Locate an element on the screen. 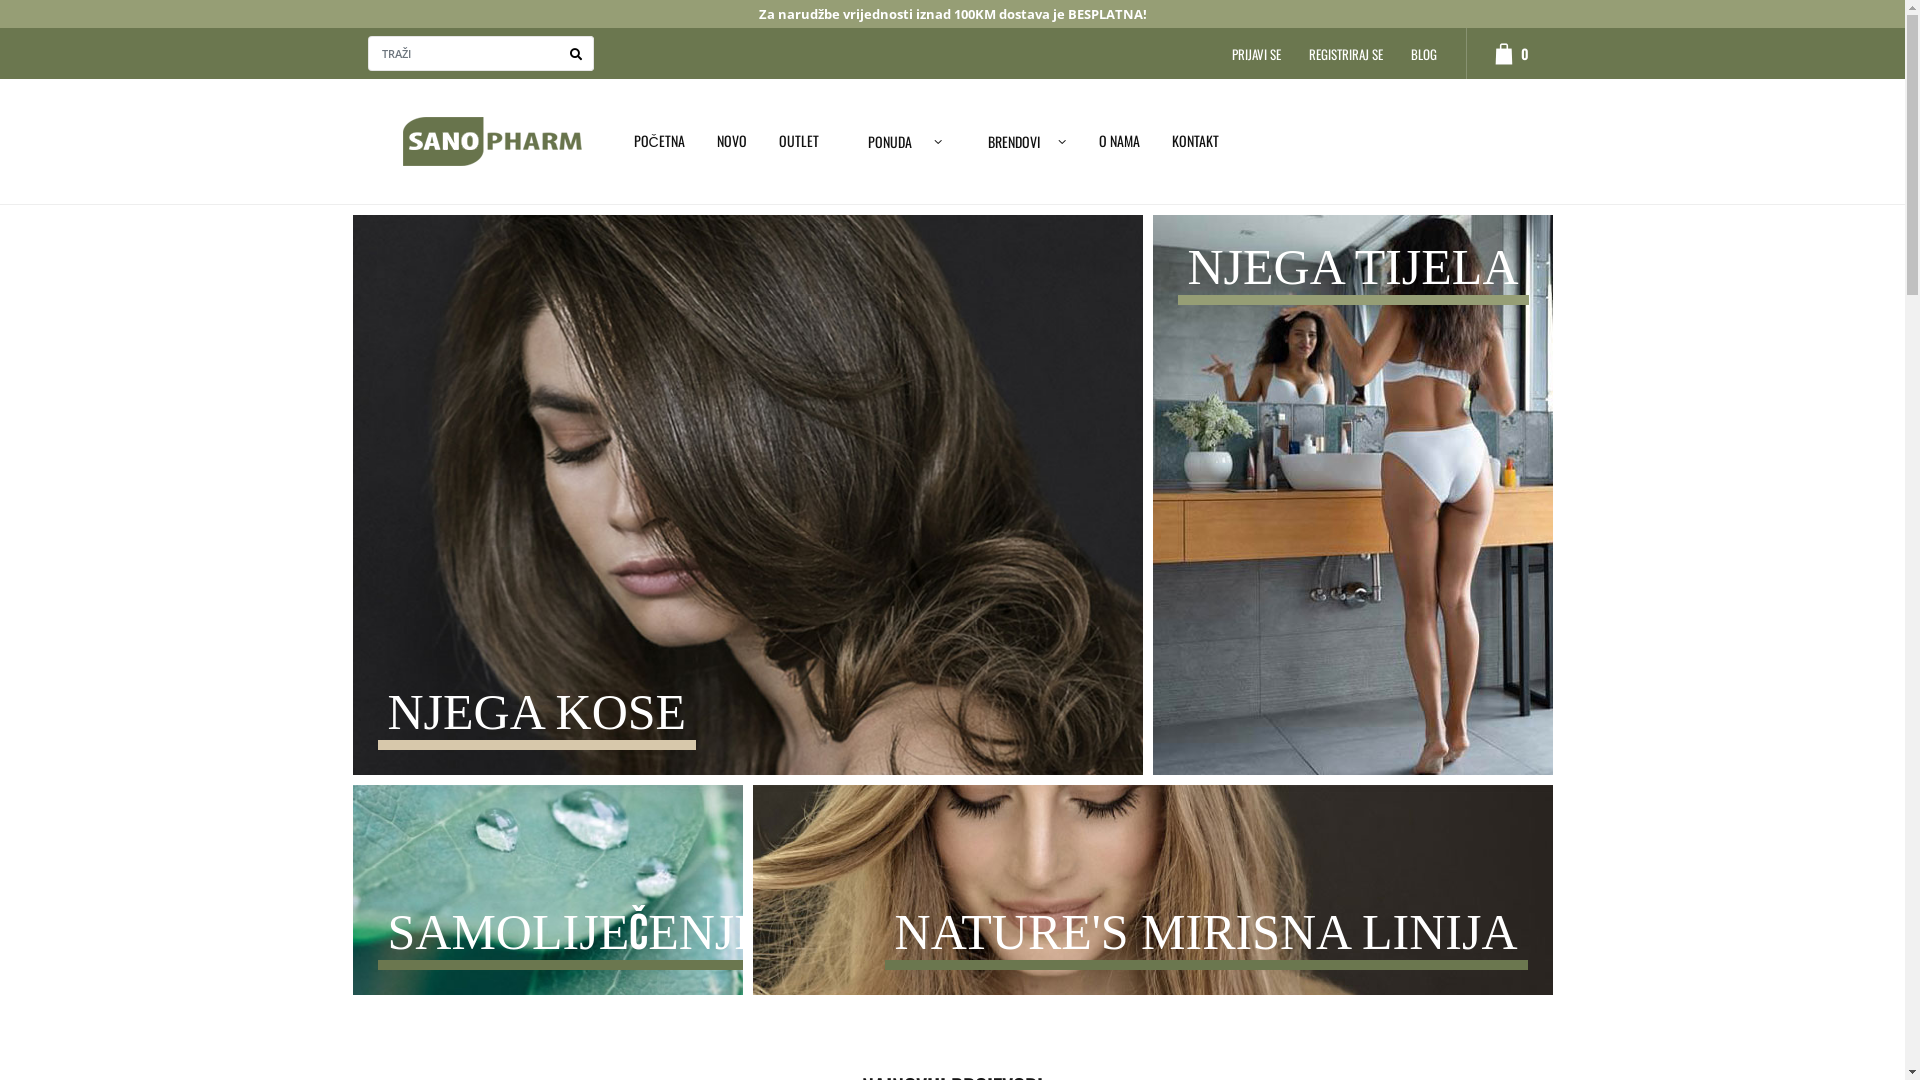 This screenshot has height=1080, width=1920. 'PRIJAVI SE' is located at coordinates (1255, 53).